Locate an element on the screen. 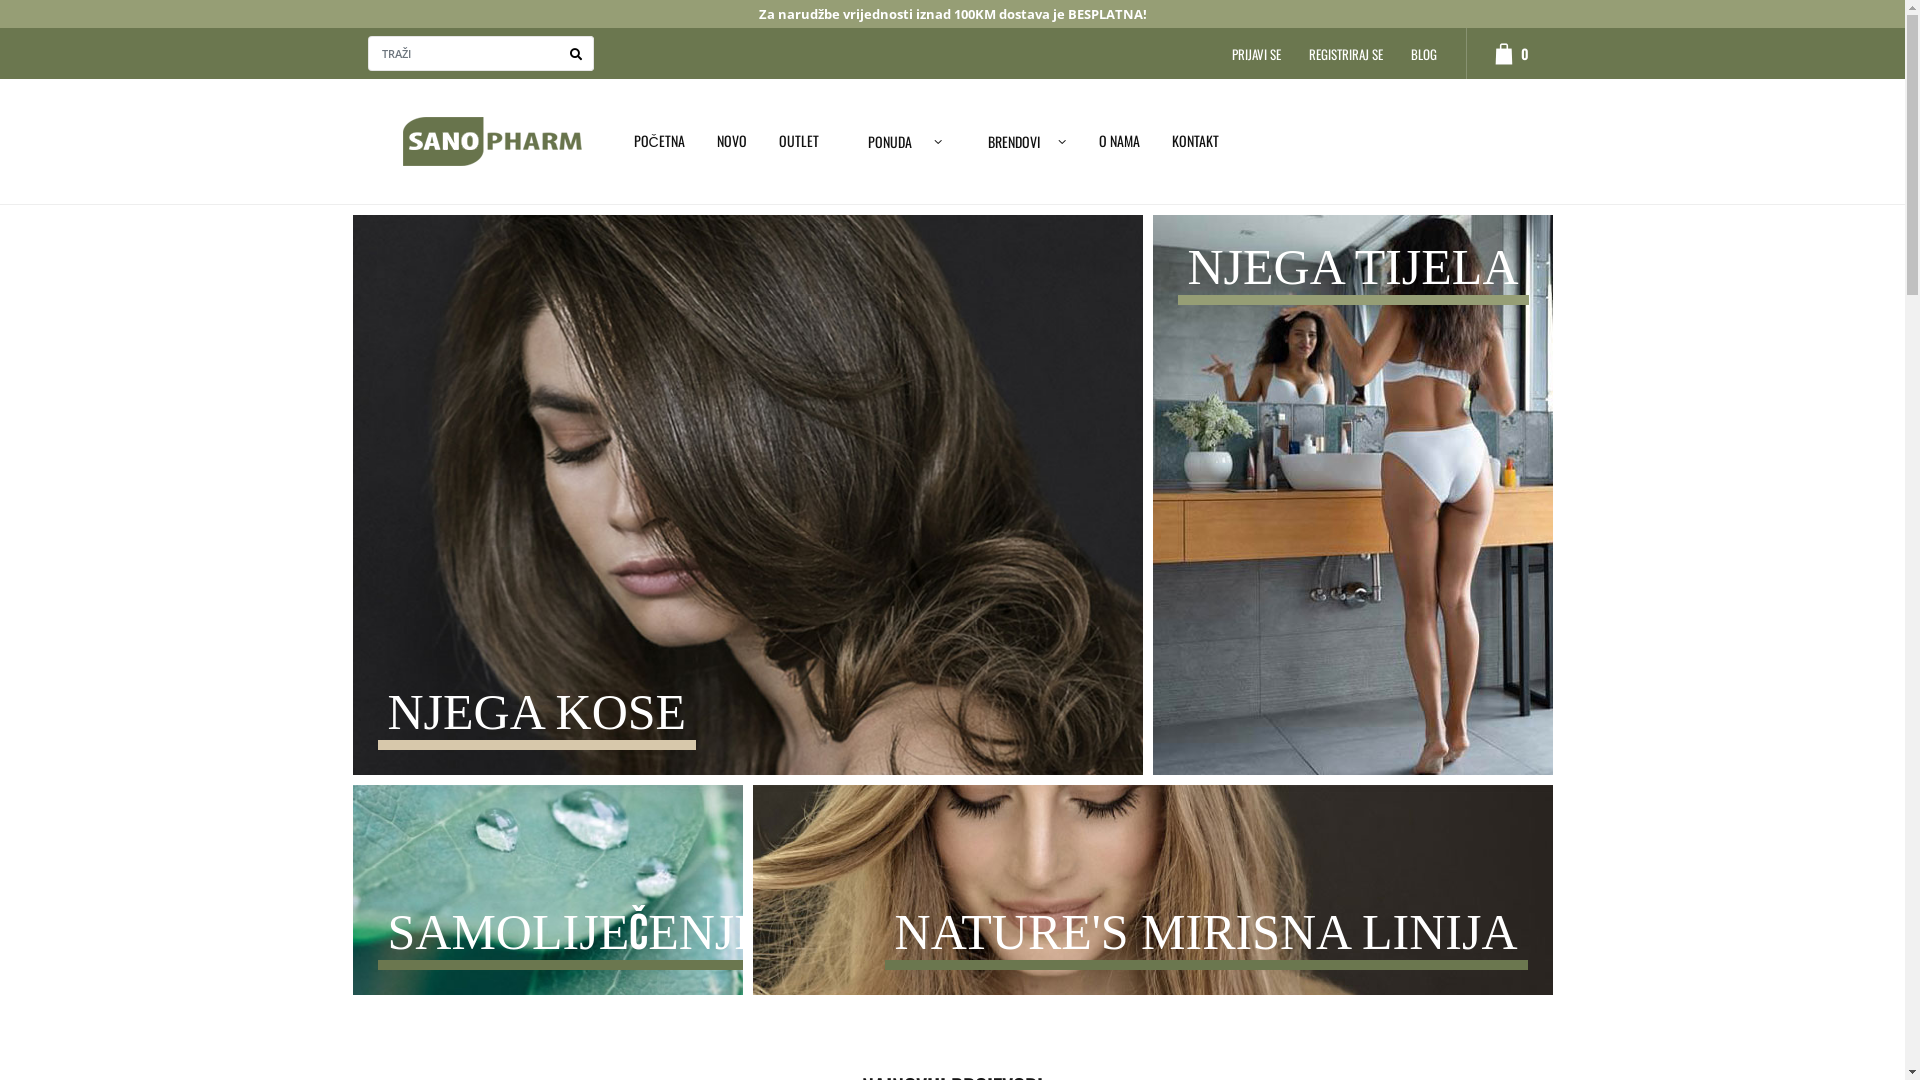 This screenshot has height=1080, width=1920. 'PRIJAVI SE' is located at coordinates (1255, 53).